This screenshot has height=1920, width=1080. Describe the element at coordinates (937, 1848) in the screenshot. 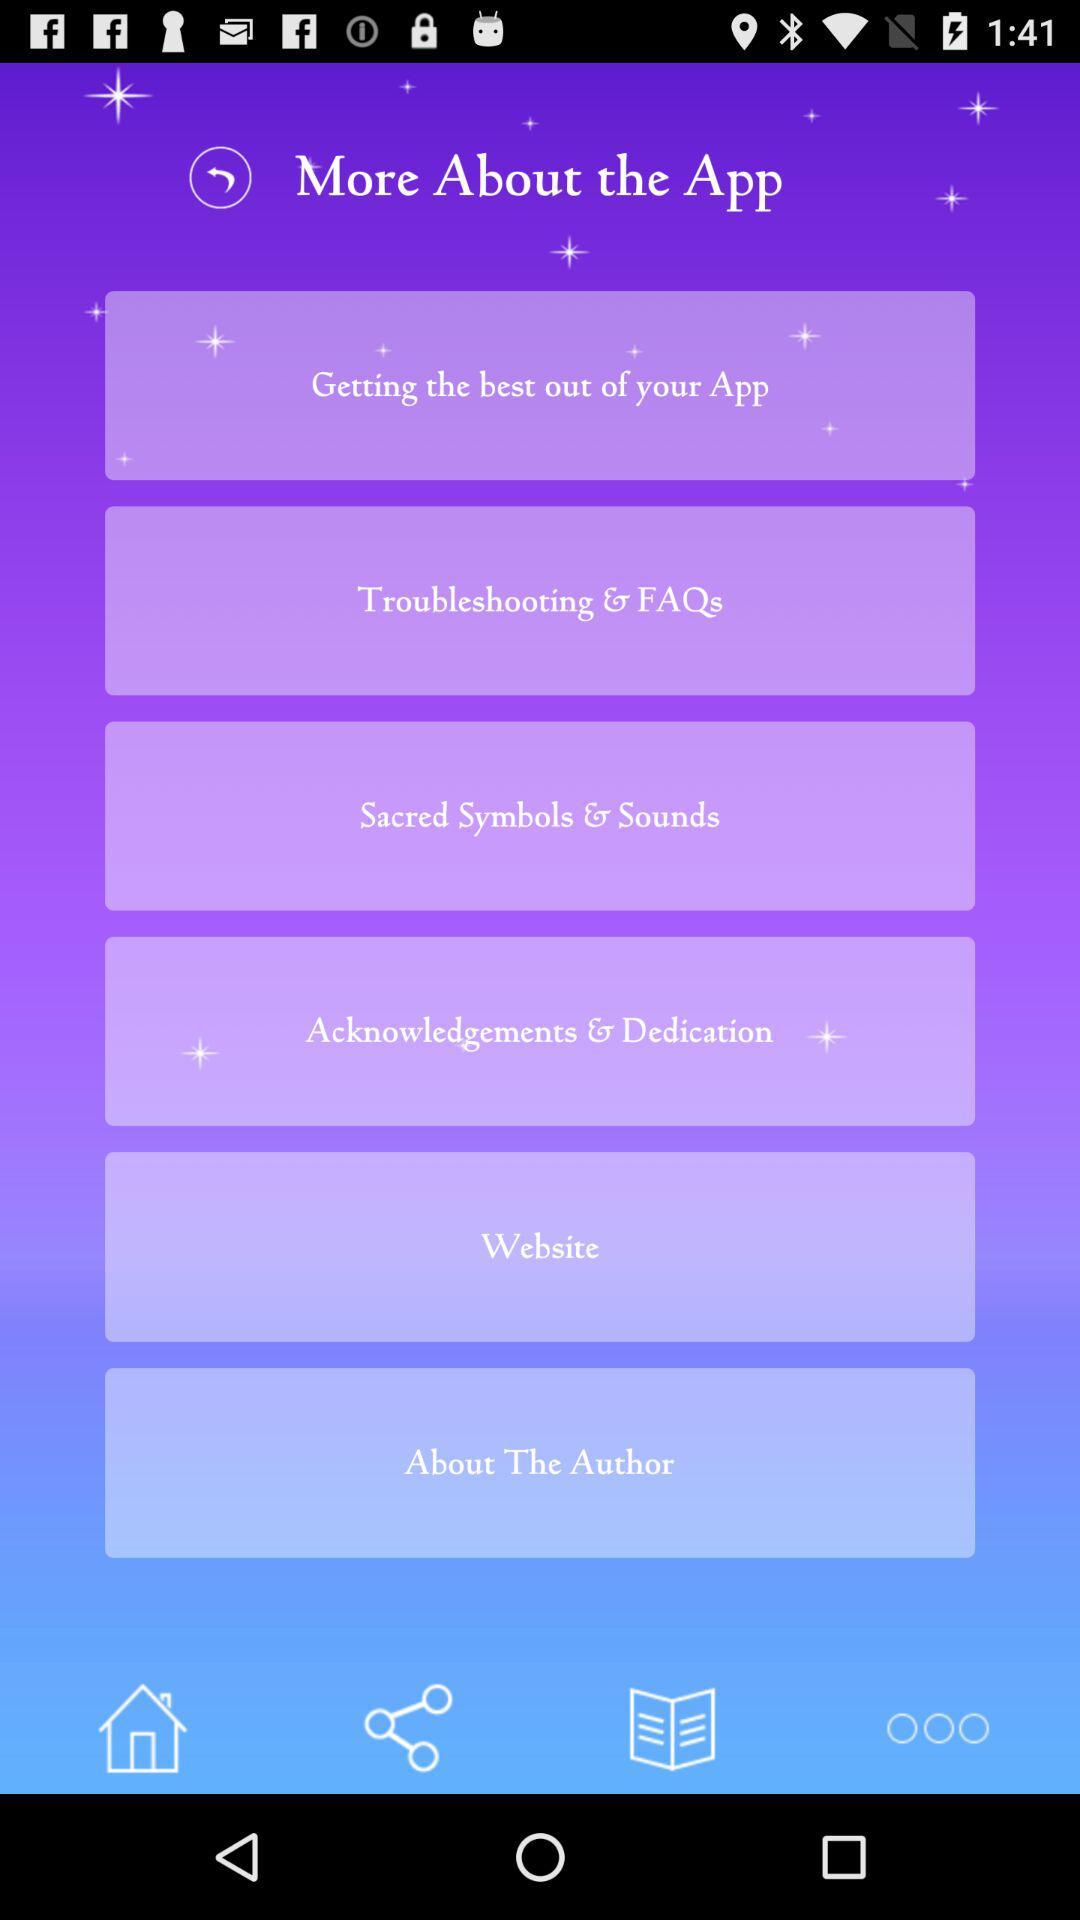

I see `the more icon` at that location.